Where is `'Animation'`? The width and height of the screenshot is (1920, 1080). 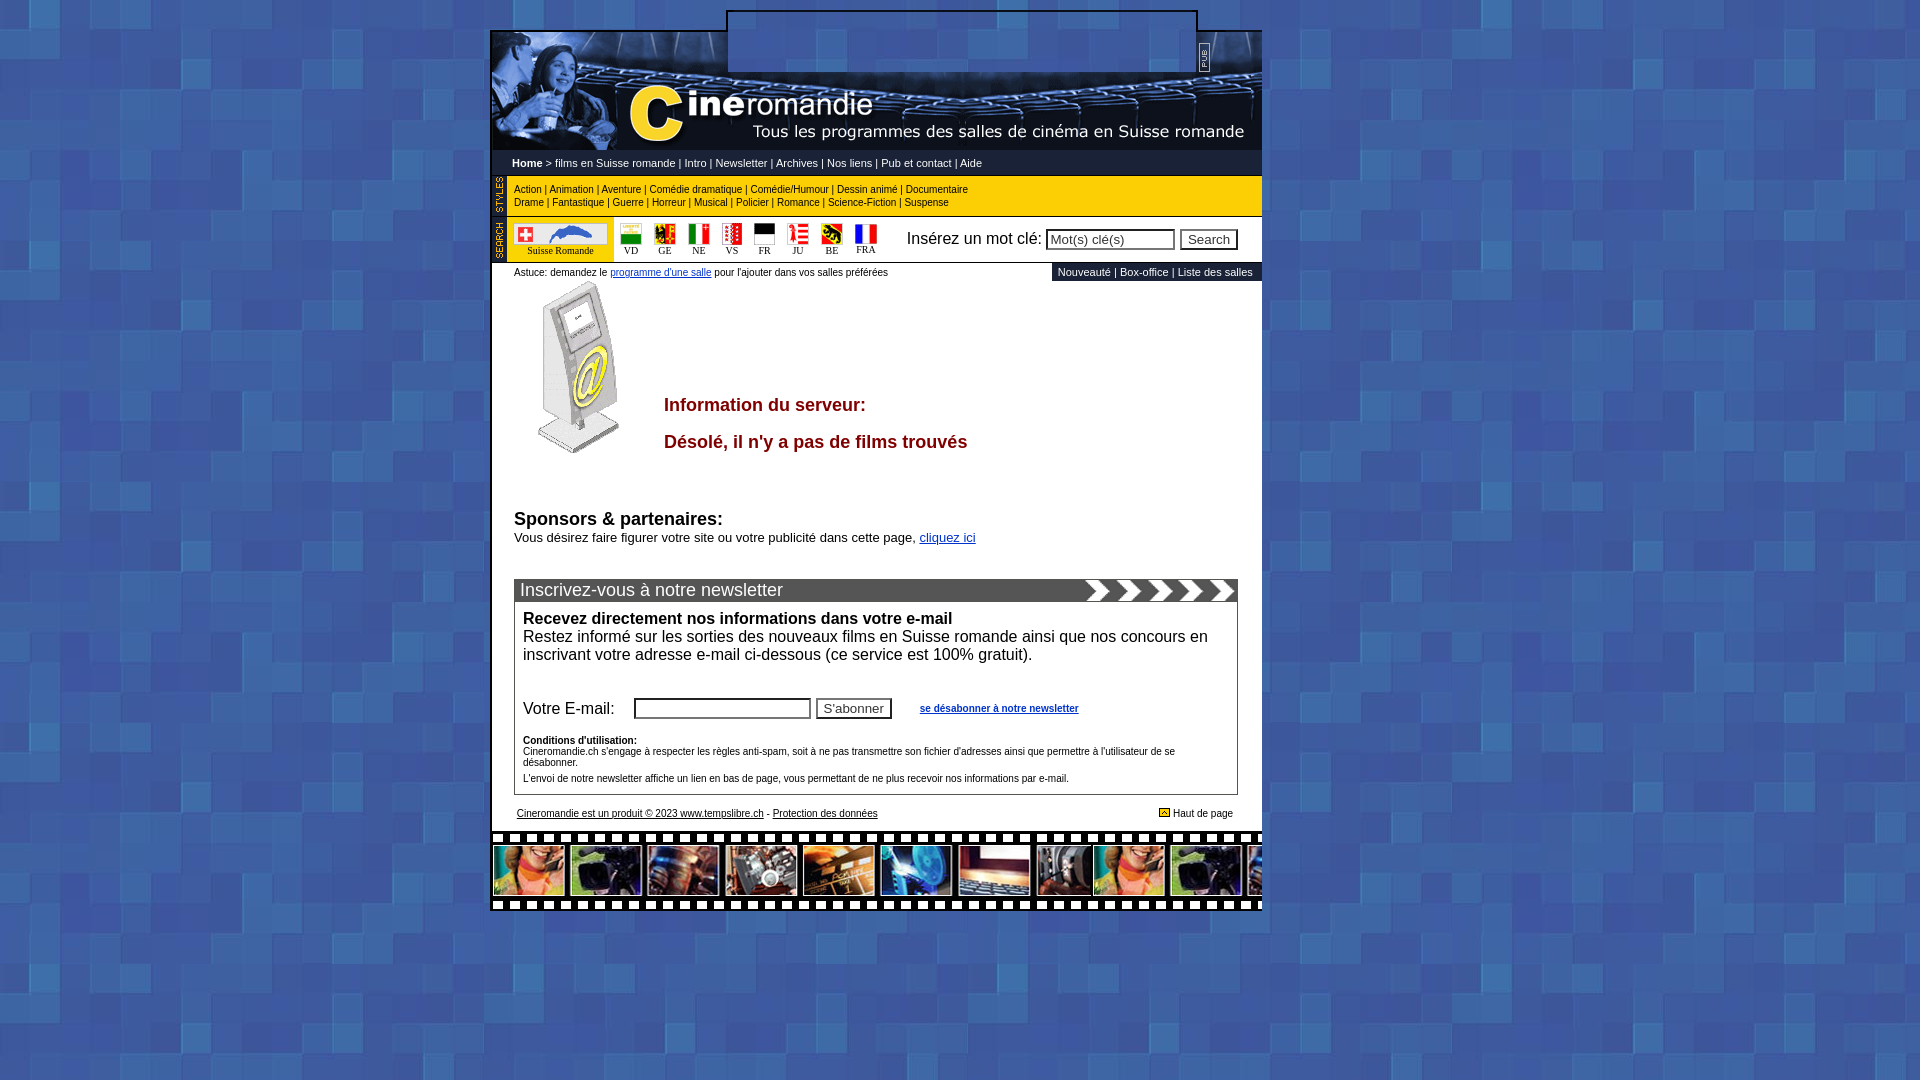
'Animation' is located at coordinates (570, 189).